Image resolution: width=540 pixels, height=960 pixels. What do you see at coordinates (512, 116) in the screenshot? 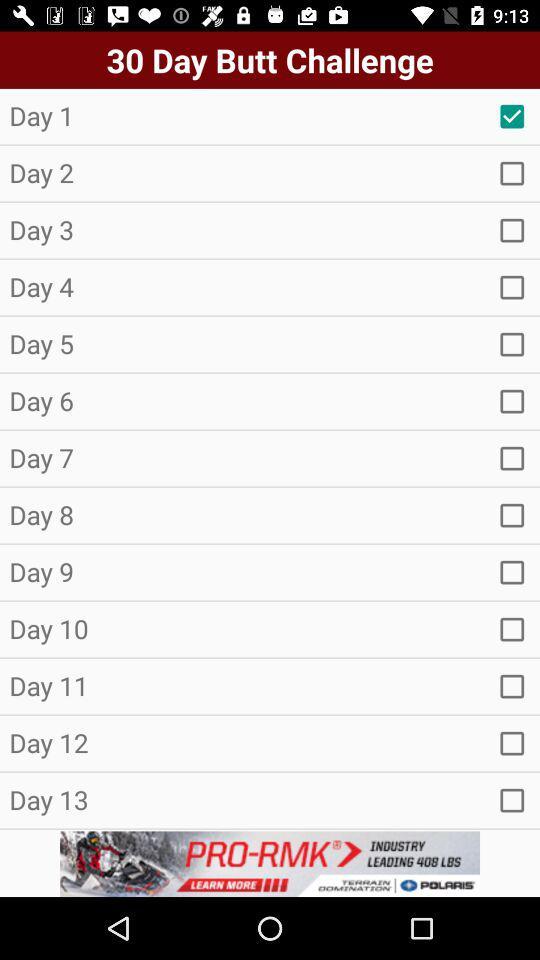
I see `check for day1` at bounding box center [512, 116].